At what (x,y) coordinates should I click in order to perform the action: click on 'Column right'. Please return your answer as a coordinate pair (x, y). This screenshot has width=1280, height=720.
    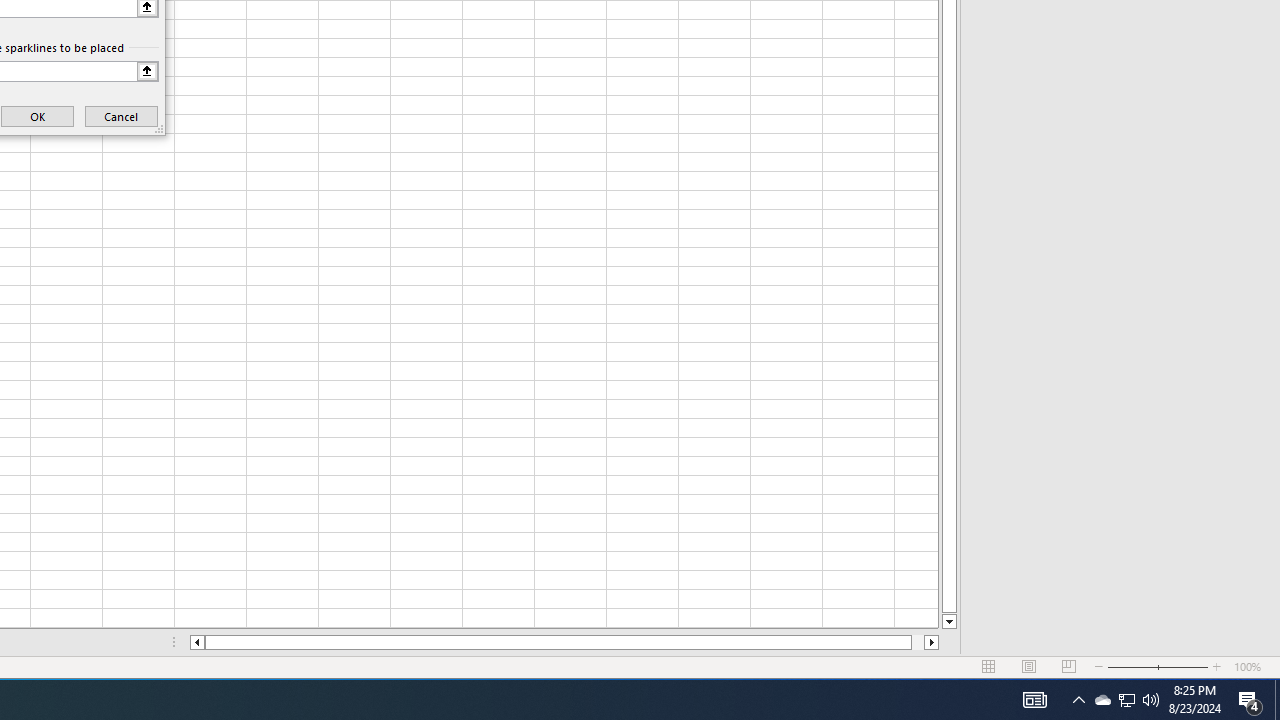
    Looking at the image, I should click on (931, 642).